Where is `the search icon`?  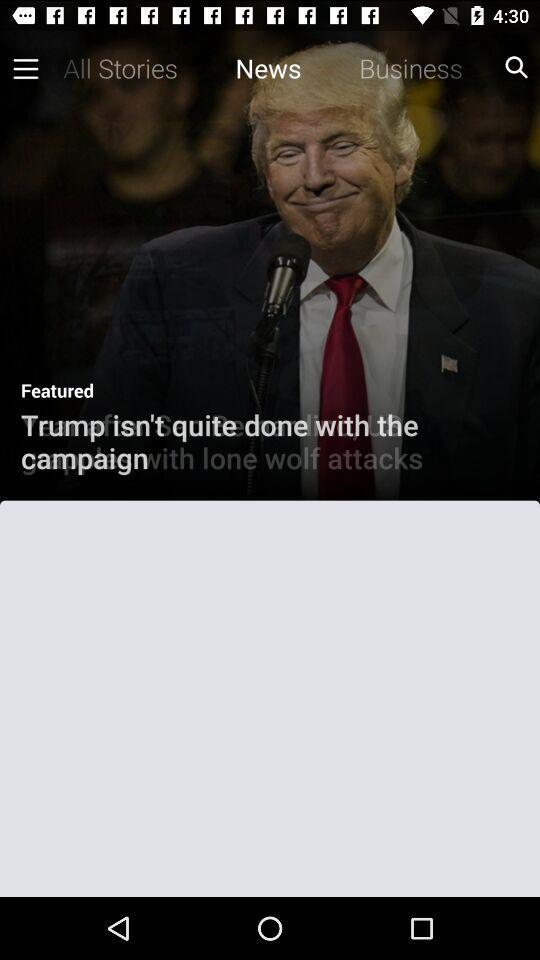 the search icon is located at coordinates (516, 73).